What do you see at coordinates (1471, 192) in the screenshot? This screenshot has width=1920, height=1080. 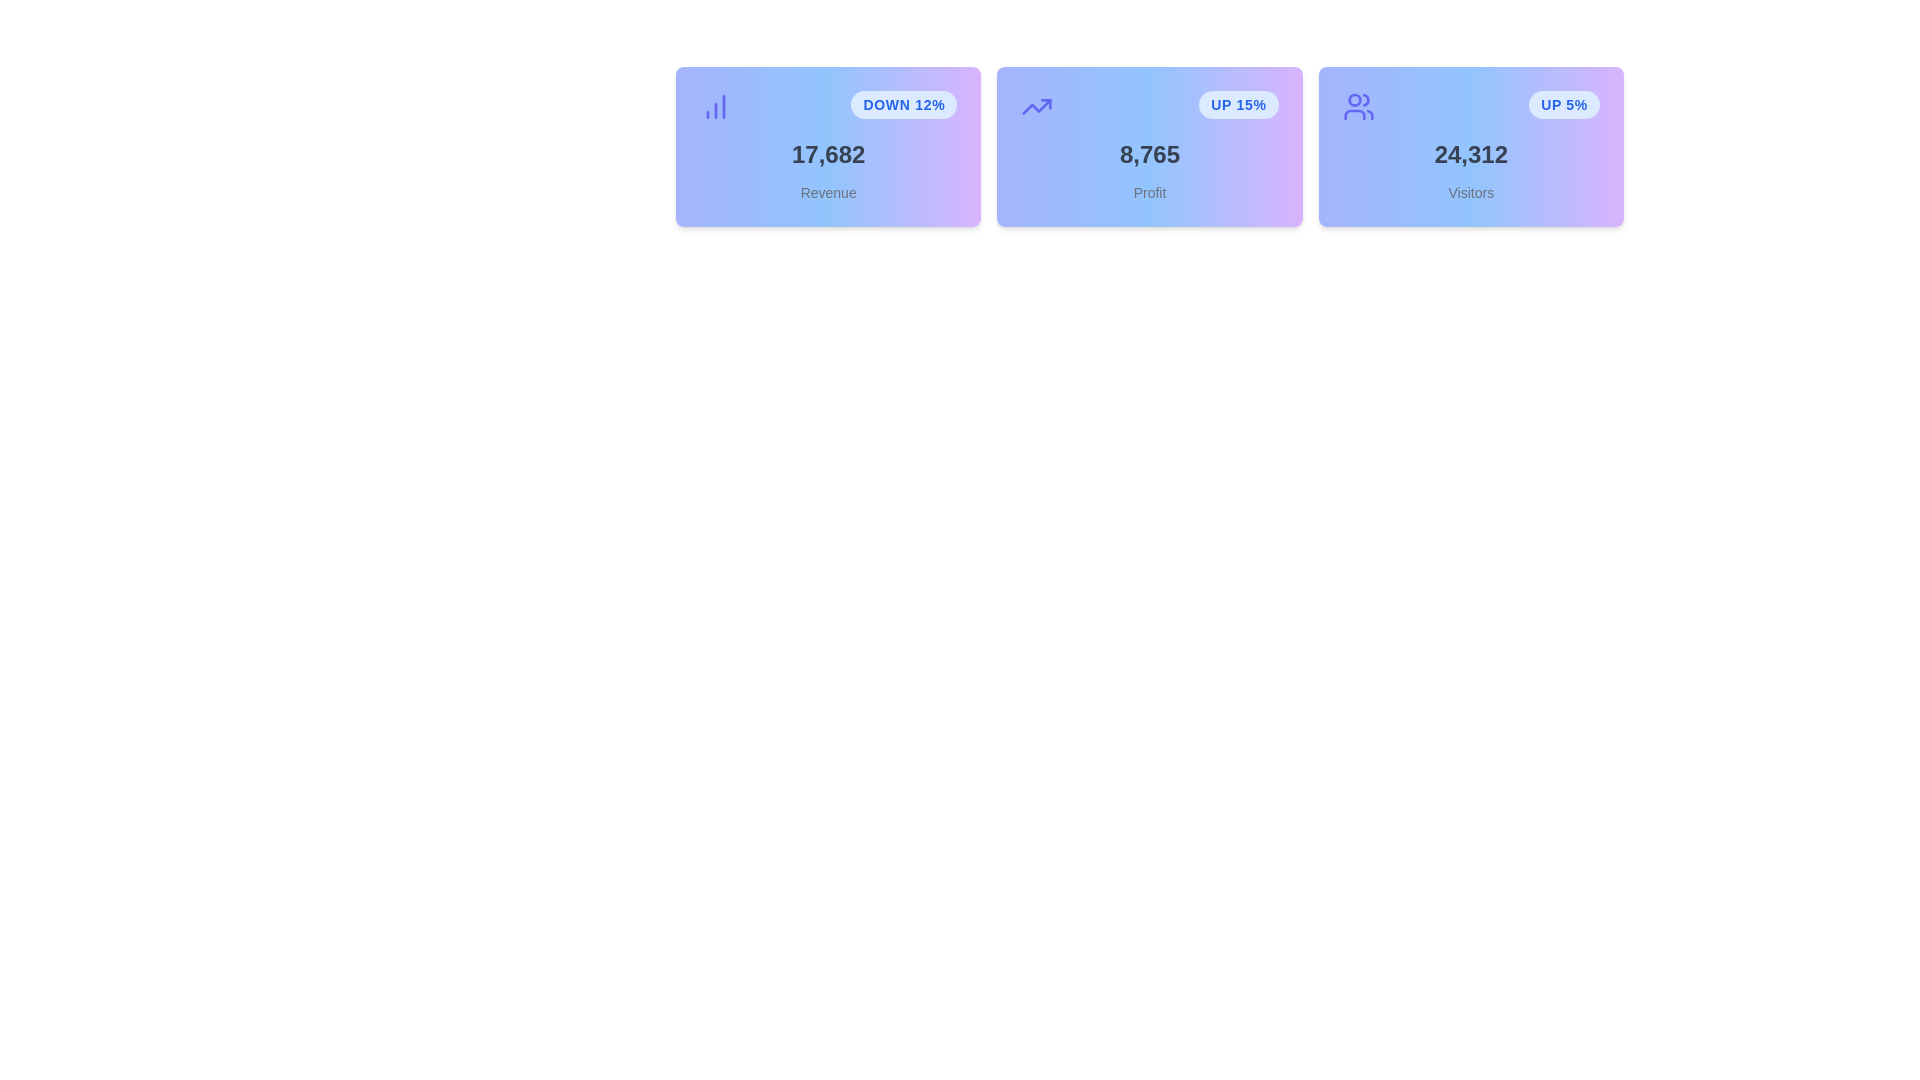 I see `the Text Label that describes the meaning of the numerical value '24,312', located at the bottom center of the gradient-colored card in the rightmost column of a three-column layout` at bounding box center [1471, 192].